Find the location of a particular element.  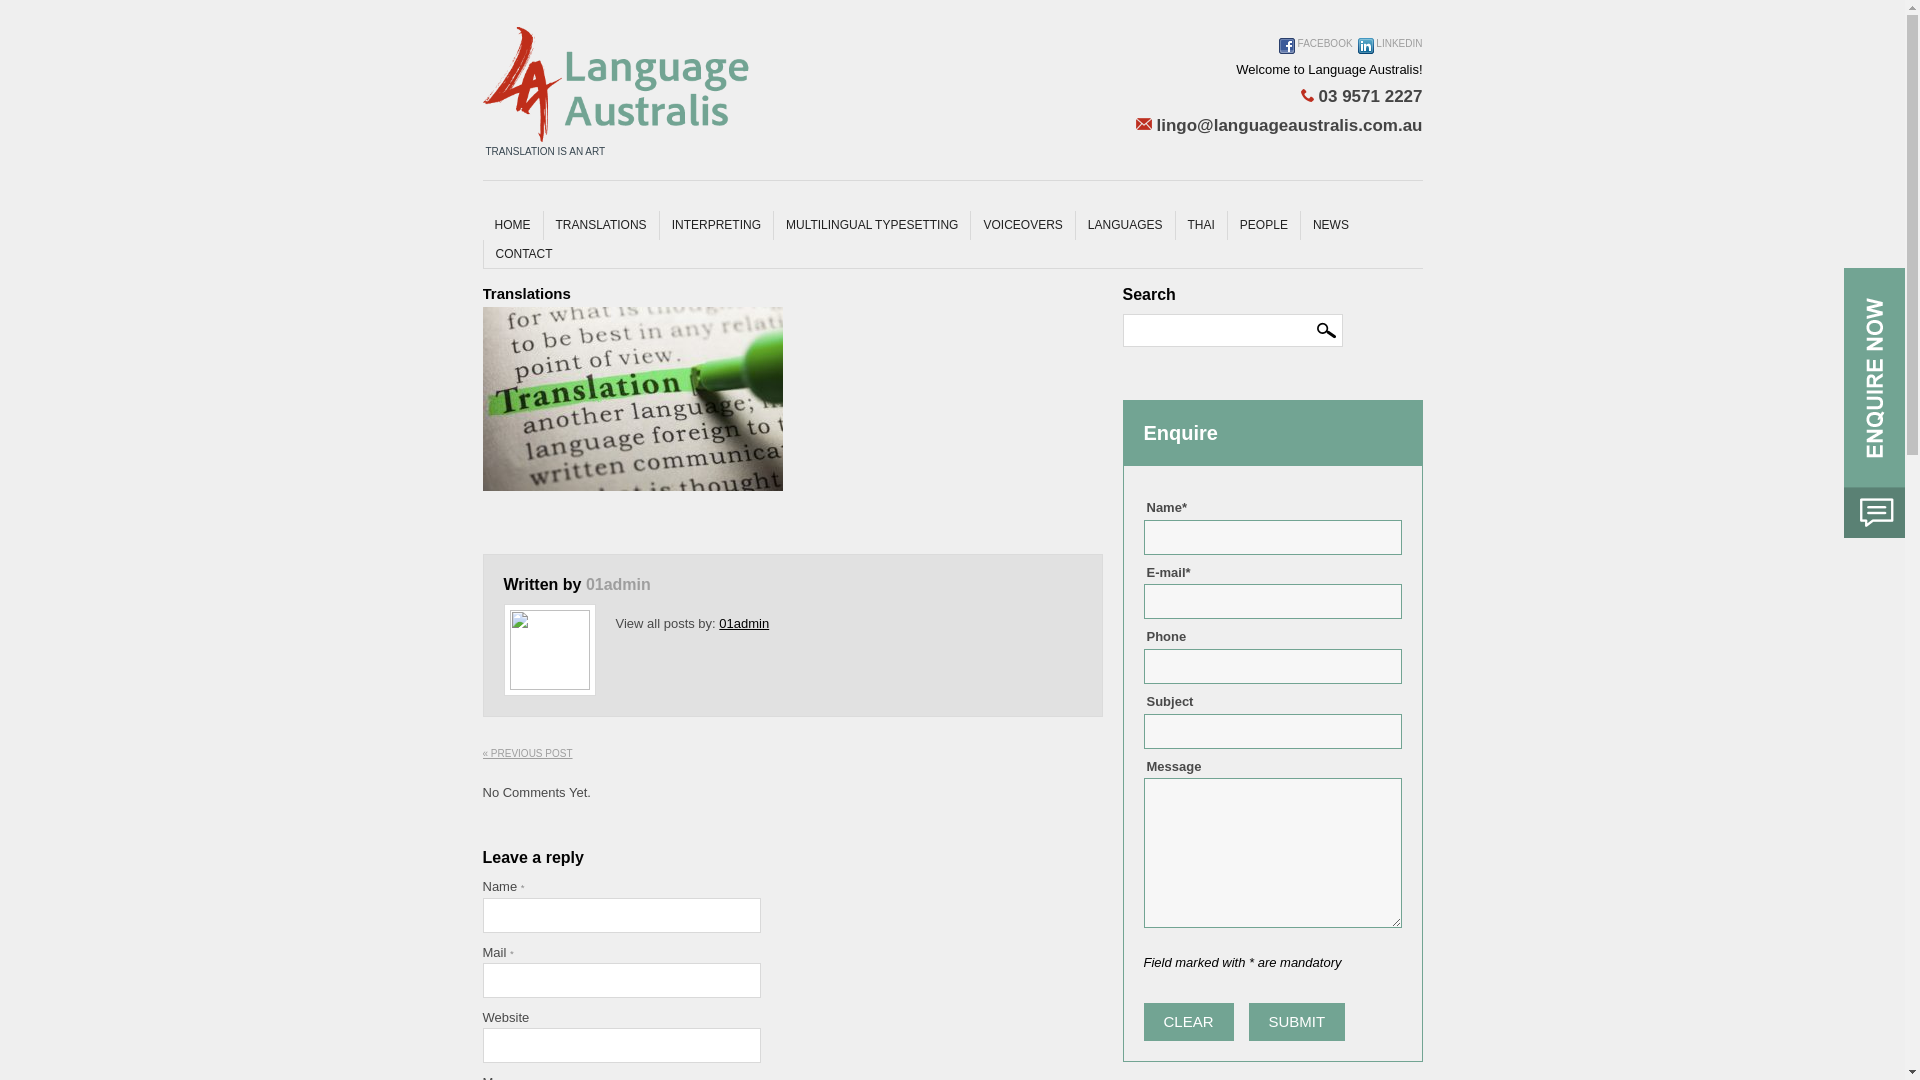

'LINKEDIN' is located at coordinates (1389, 52).